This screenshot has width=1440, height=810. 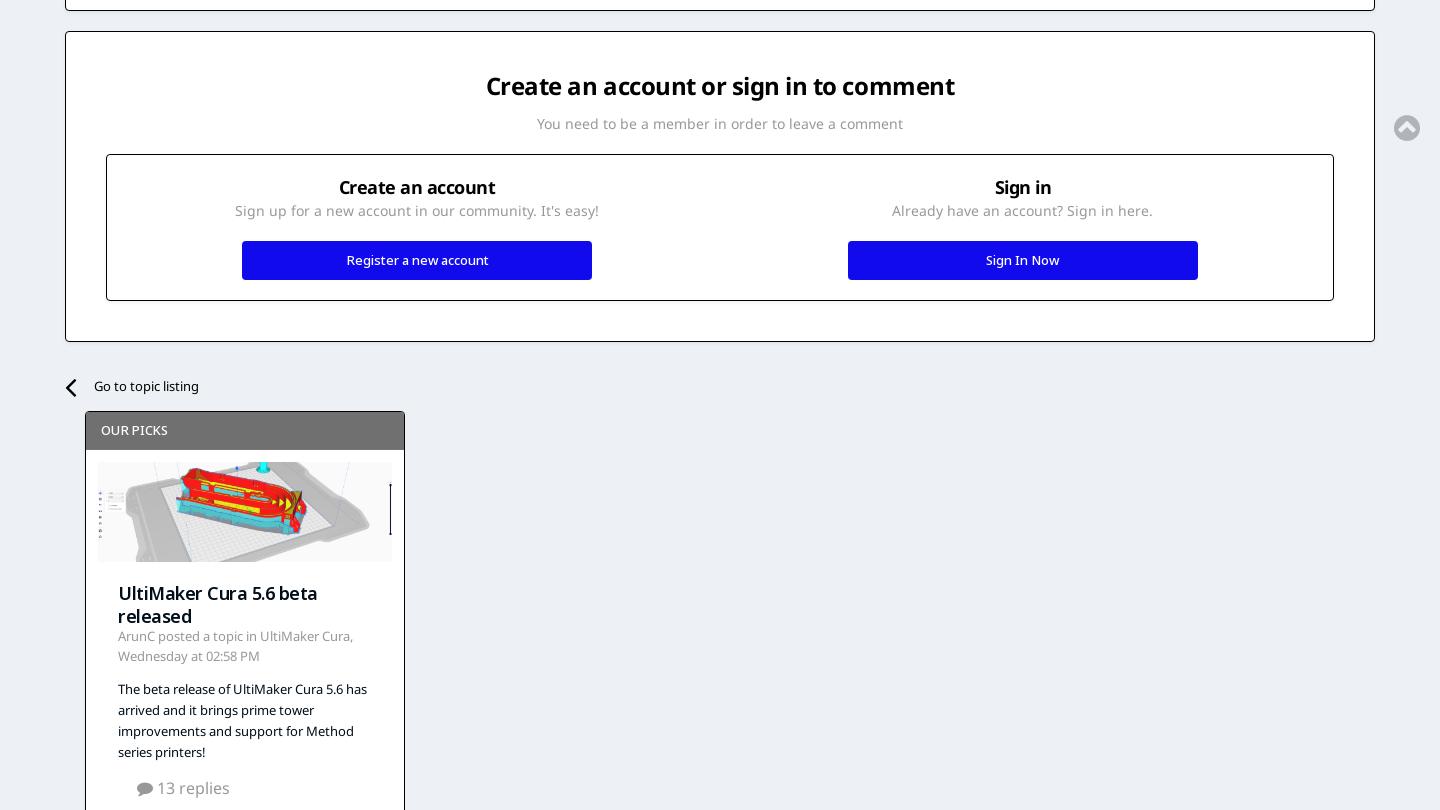 What do you see at coordinates (133, 430) in the screenshot?
I see `'Our picks'` at bounding box center [133, 430].